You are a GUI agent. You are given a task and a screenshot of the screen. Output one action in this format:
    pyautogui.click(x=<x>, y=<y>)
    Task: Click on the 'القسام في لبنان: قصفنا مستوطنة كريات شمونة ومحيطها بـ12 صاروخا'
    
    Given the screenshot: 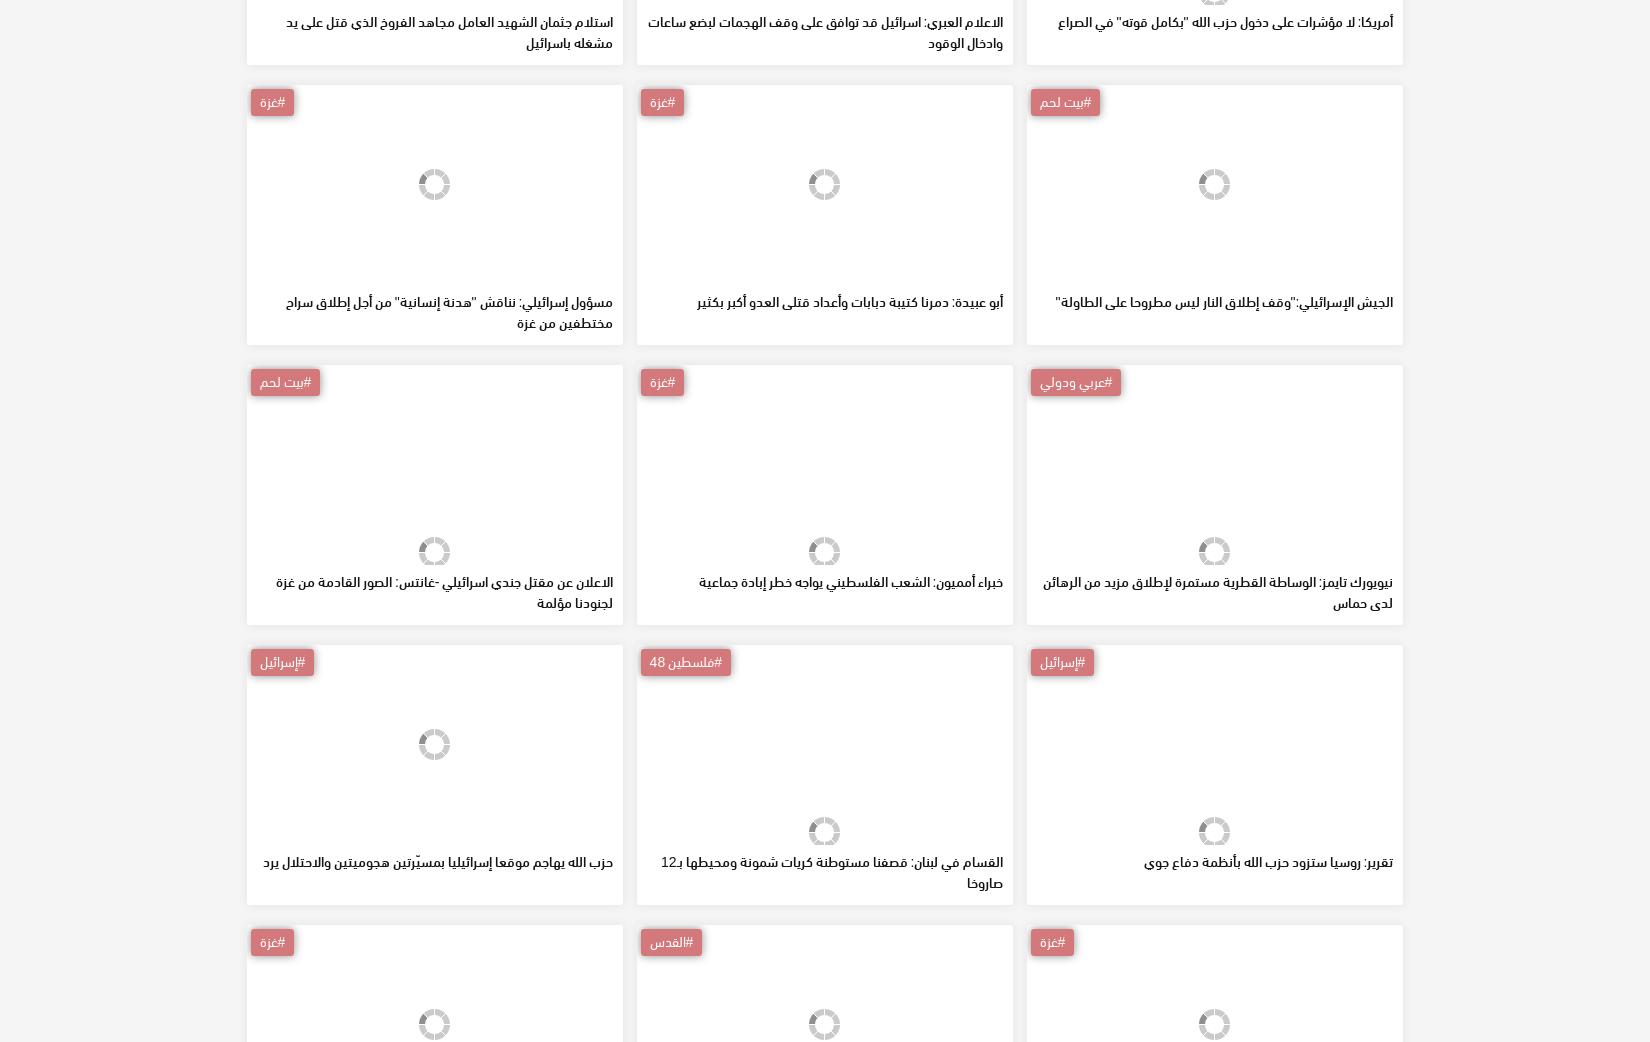 What is the action you would take?
    pyautogui.click(x=659, y=1015)
    